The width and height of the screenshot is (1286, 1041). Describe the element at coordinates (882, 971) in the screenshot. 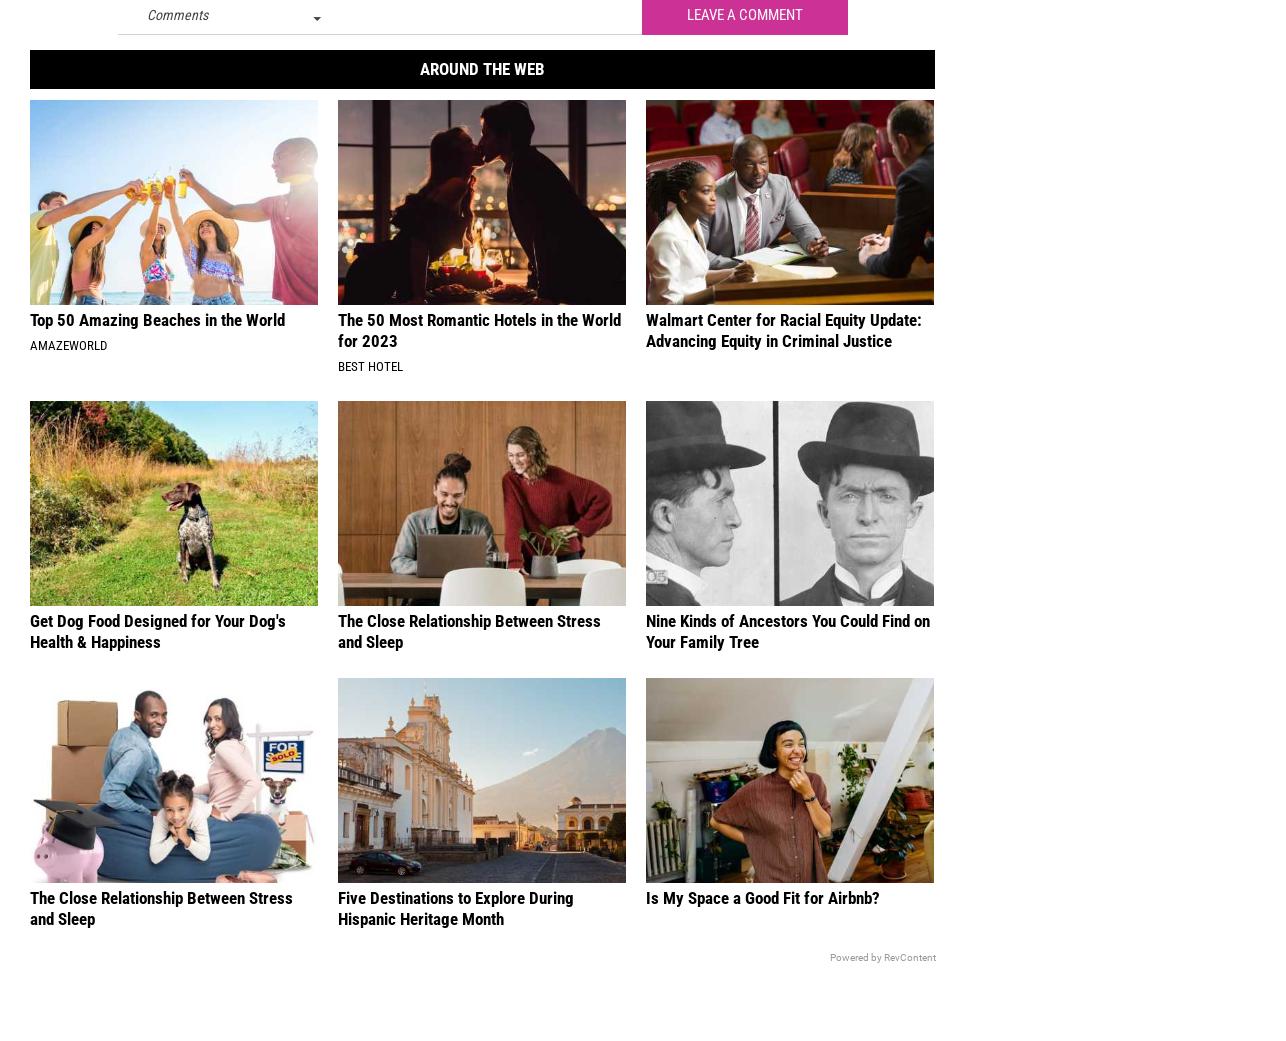

I see `'Powered by RevContent'` at that location.